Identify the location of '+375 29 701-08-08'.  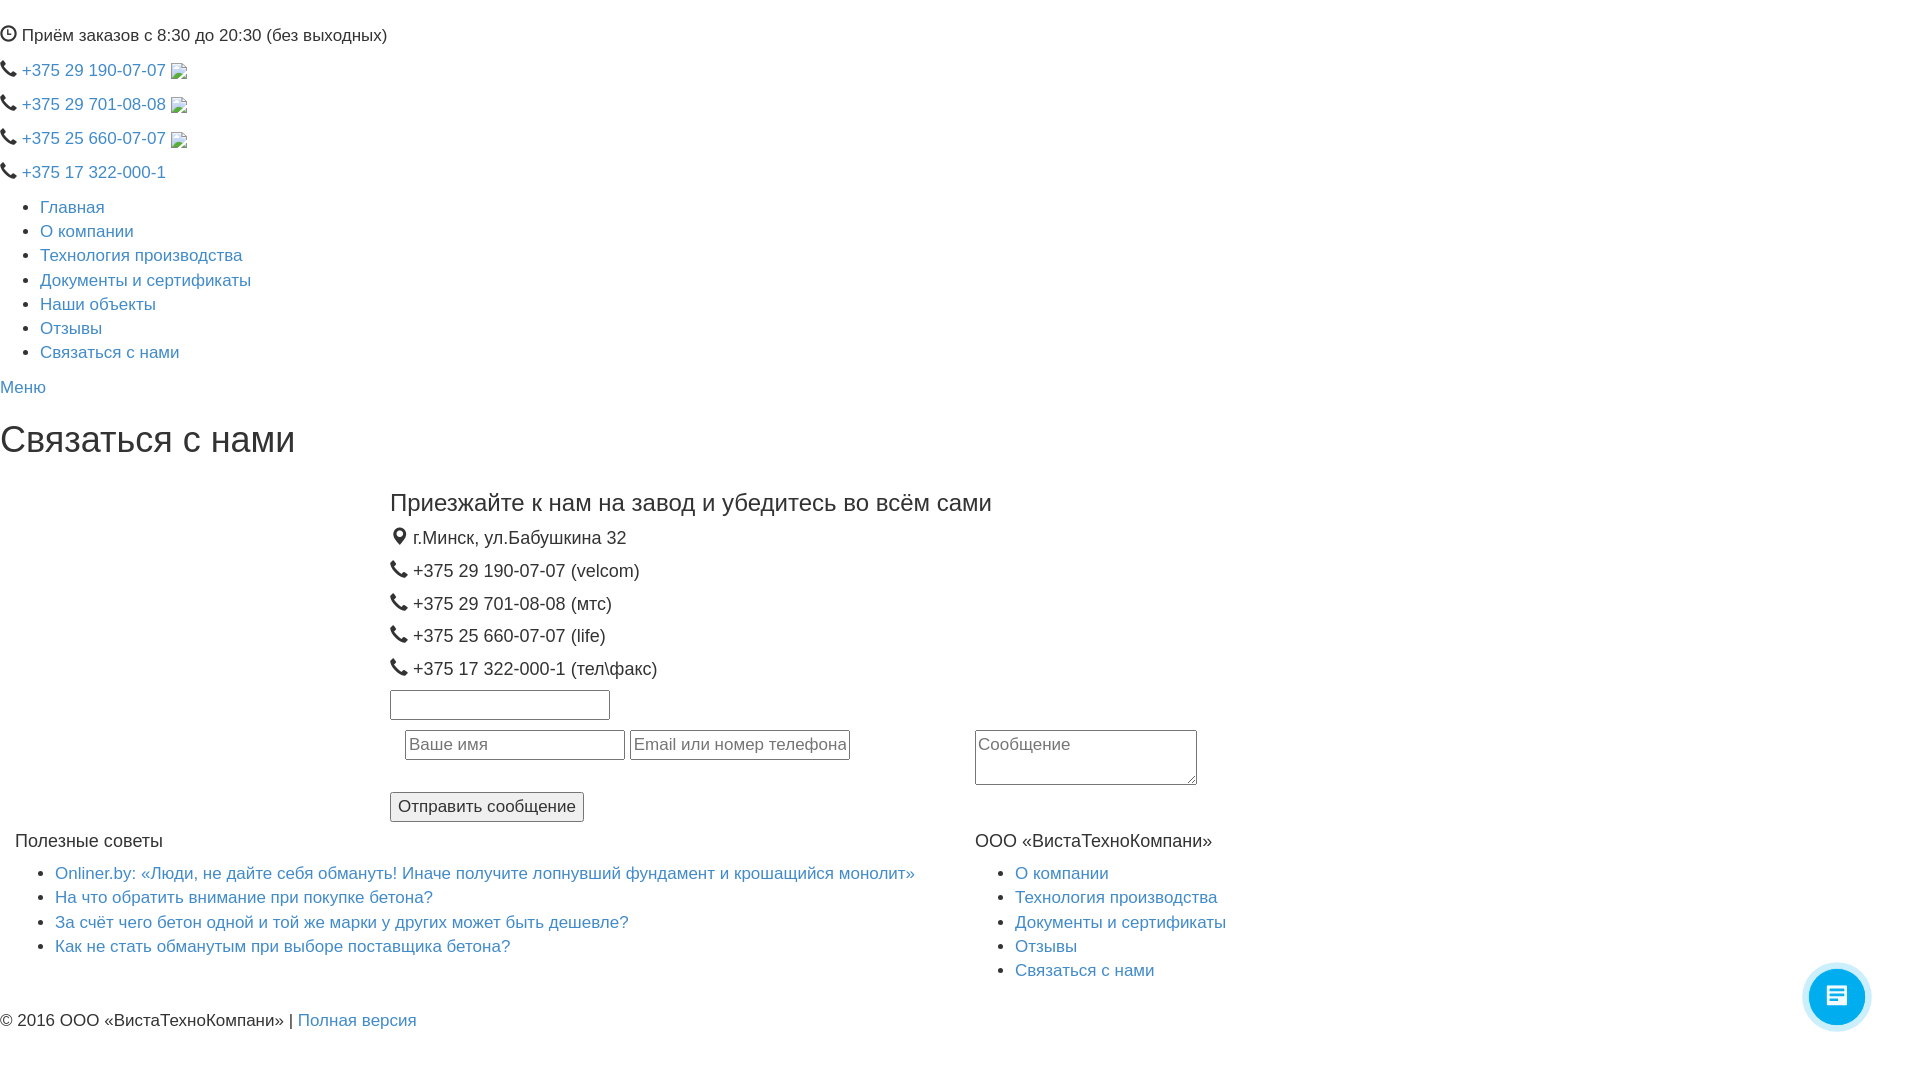
(103, 104).